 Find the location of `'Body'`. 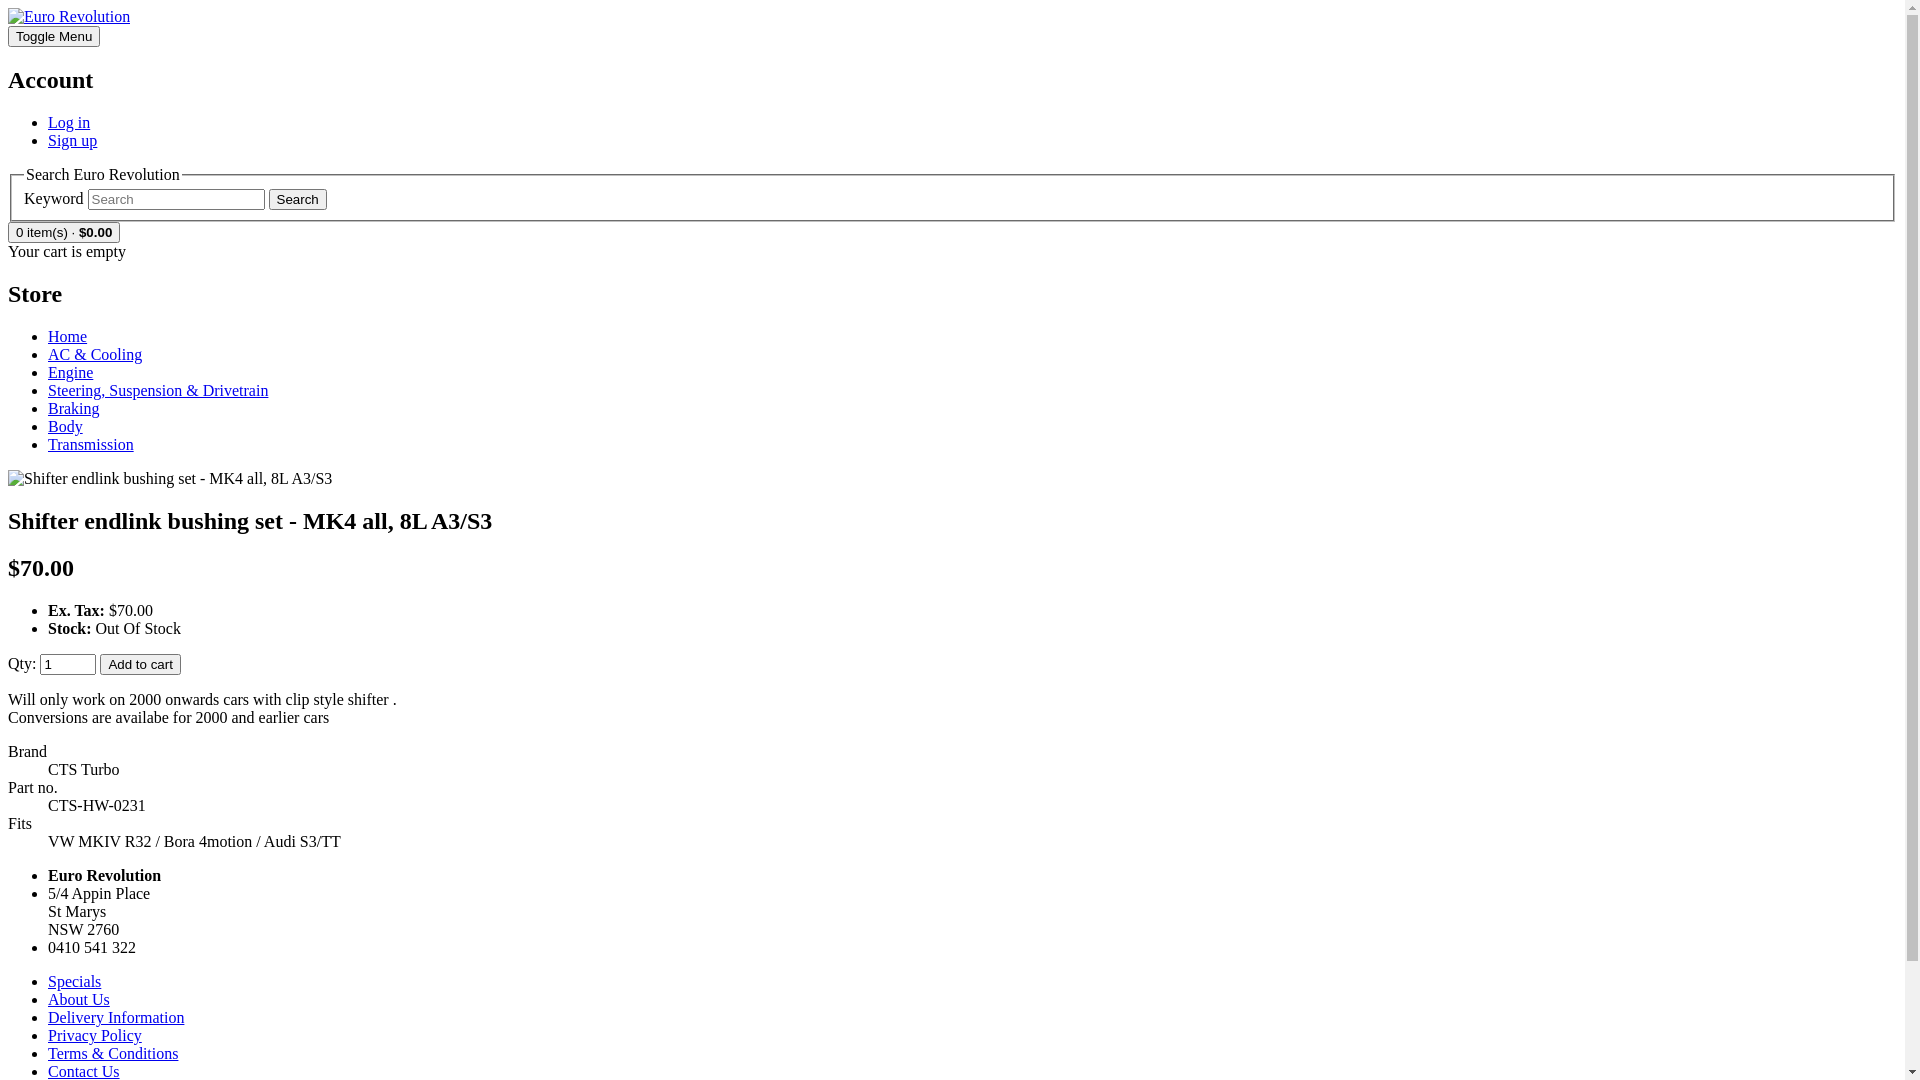

'Body' is located at coordinates (48, 425).